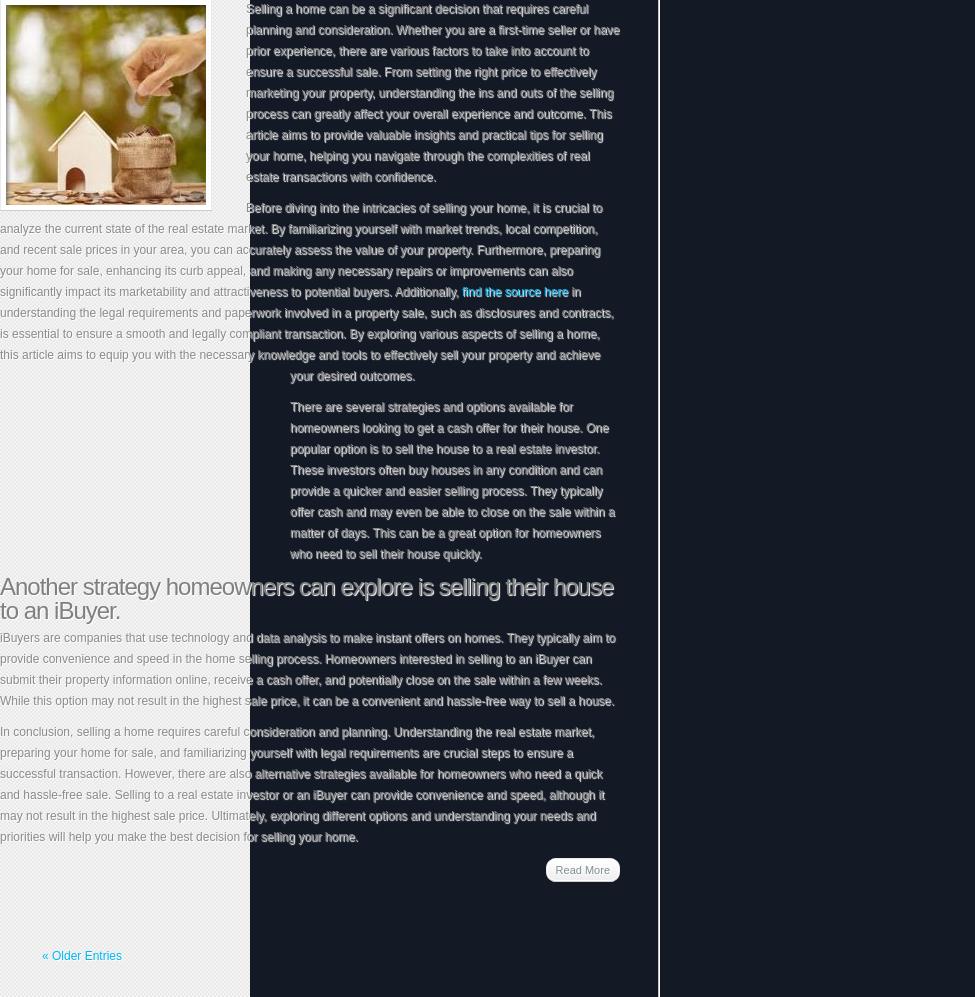 The height and width of the screenshot is (997, 975). What do you see at coordinates (81, 955) in the screenshot?
I see `'« Older Entries'` at bounding box center [81, 955].